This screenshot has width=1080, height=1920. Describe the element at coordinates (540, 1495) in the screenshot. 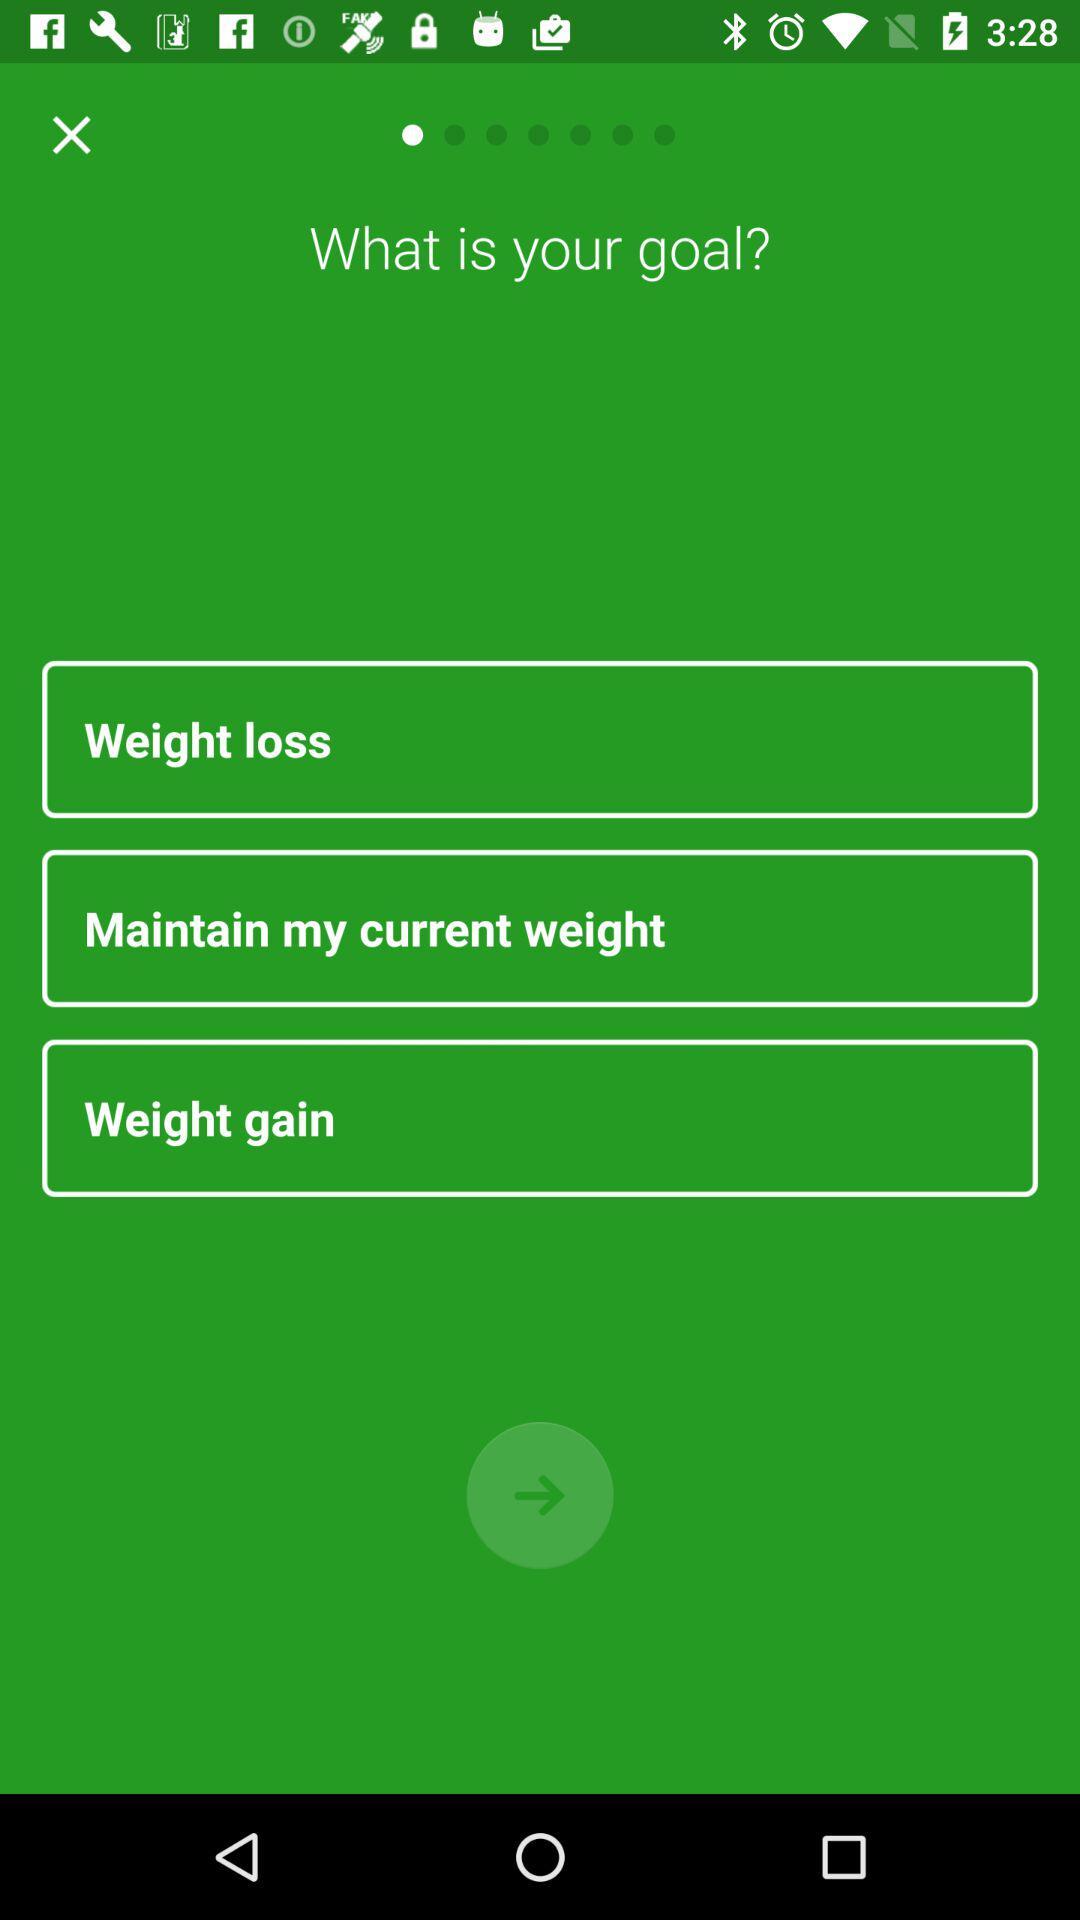

I see `go back` at that location.